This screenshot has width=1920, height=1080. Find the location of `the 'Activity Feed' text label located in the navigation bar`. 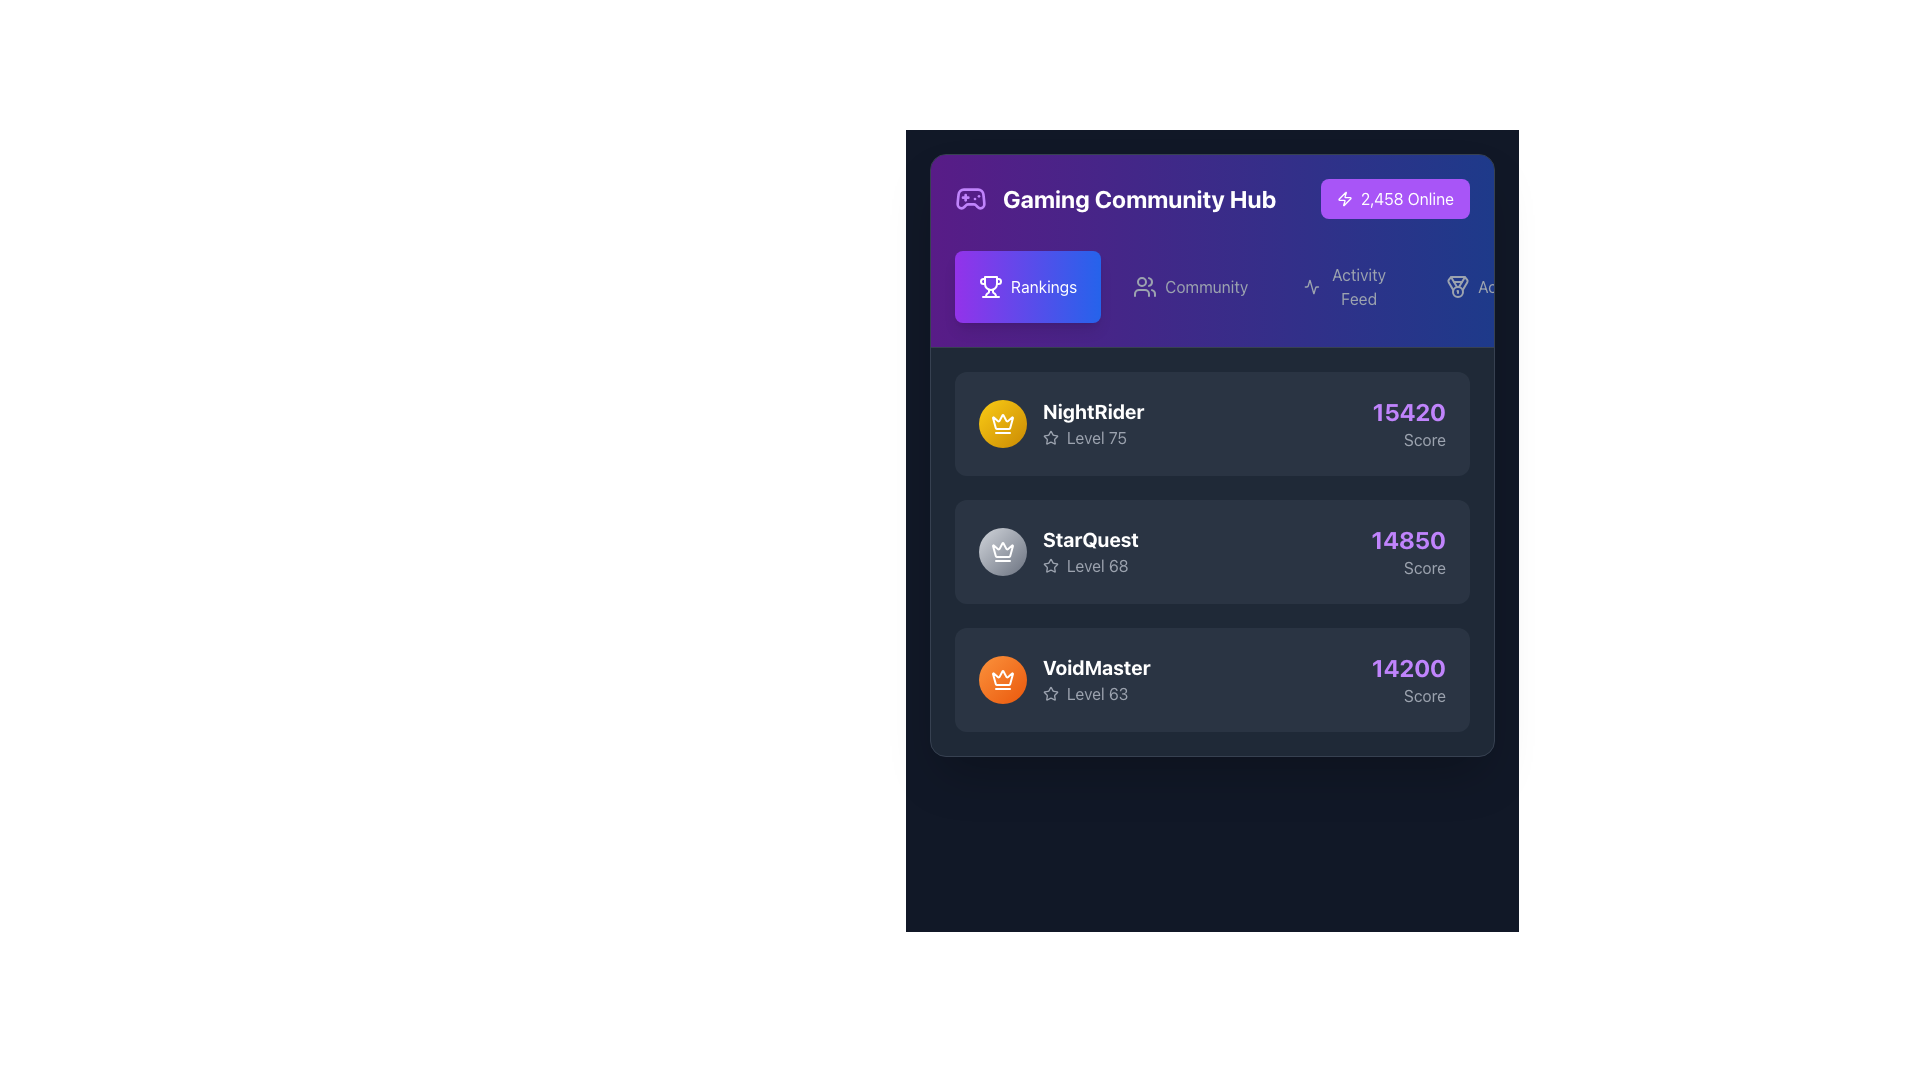

the 'Activity Feed' text label located in the navigation bar is located at coordinates (1358, 286).